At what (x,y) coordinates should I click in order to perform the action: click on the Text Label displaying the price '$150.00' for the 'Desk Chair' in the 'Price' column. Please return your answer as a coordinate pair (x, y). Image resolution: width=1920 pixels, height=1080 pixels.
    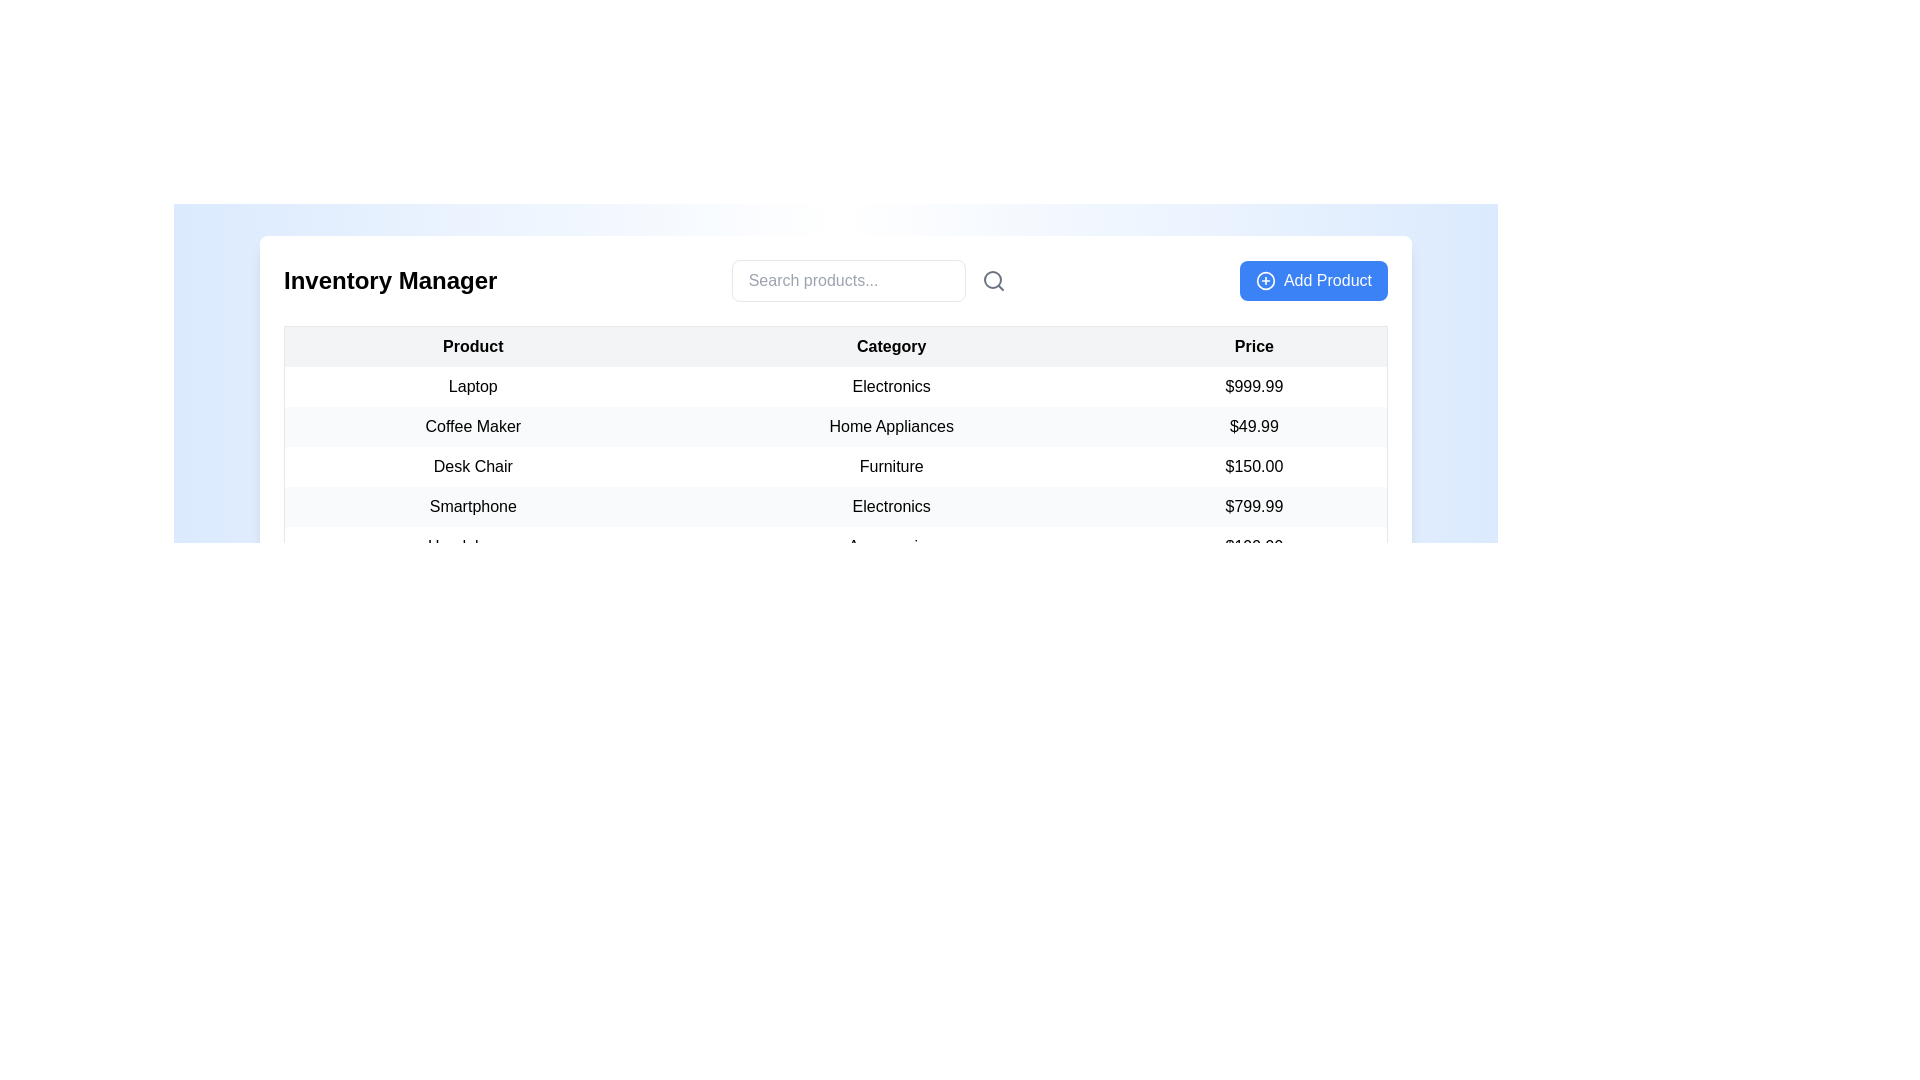
    Looking at the image, I should click on (1253, 466).